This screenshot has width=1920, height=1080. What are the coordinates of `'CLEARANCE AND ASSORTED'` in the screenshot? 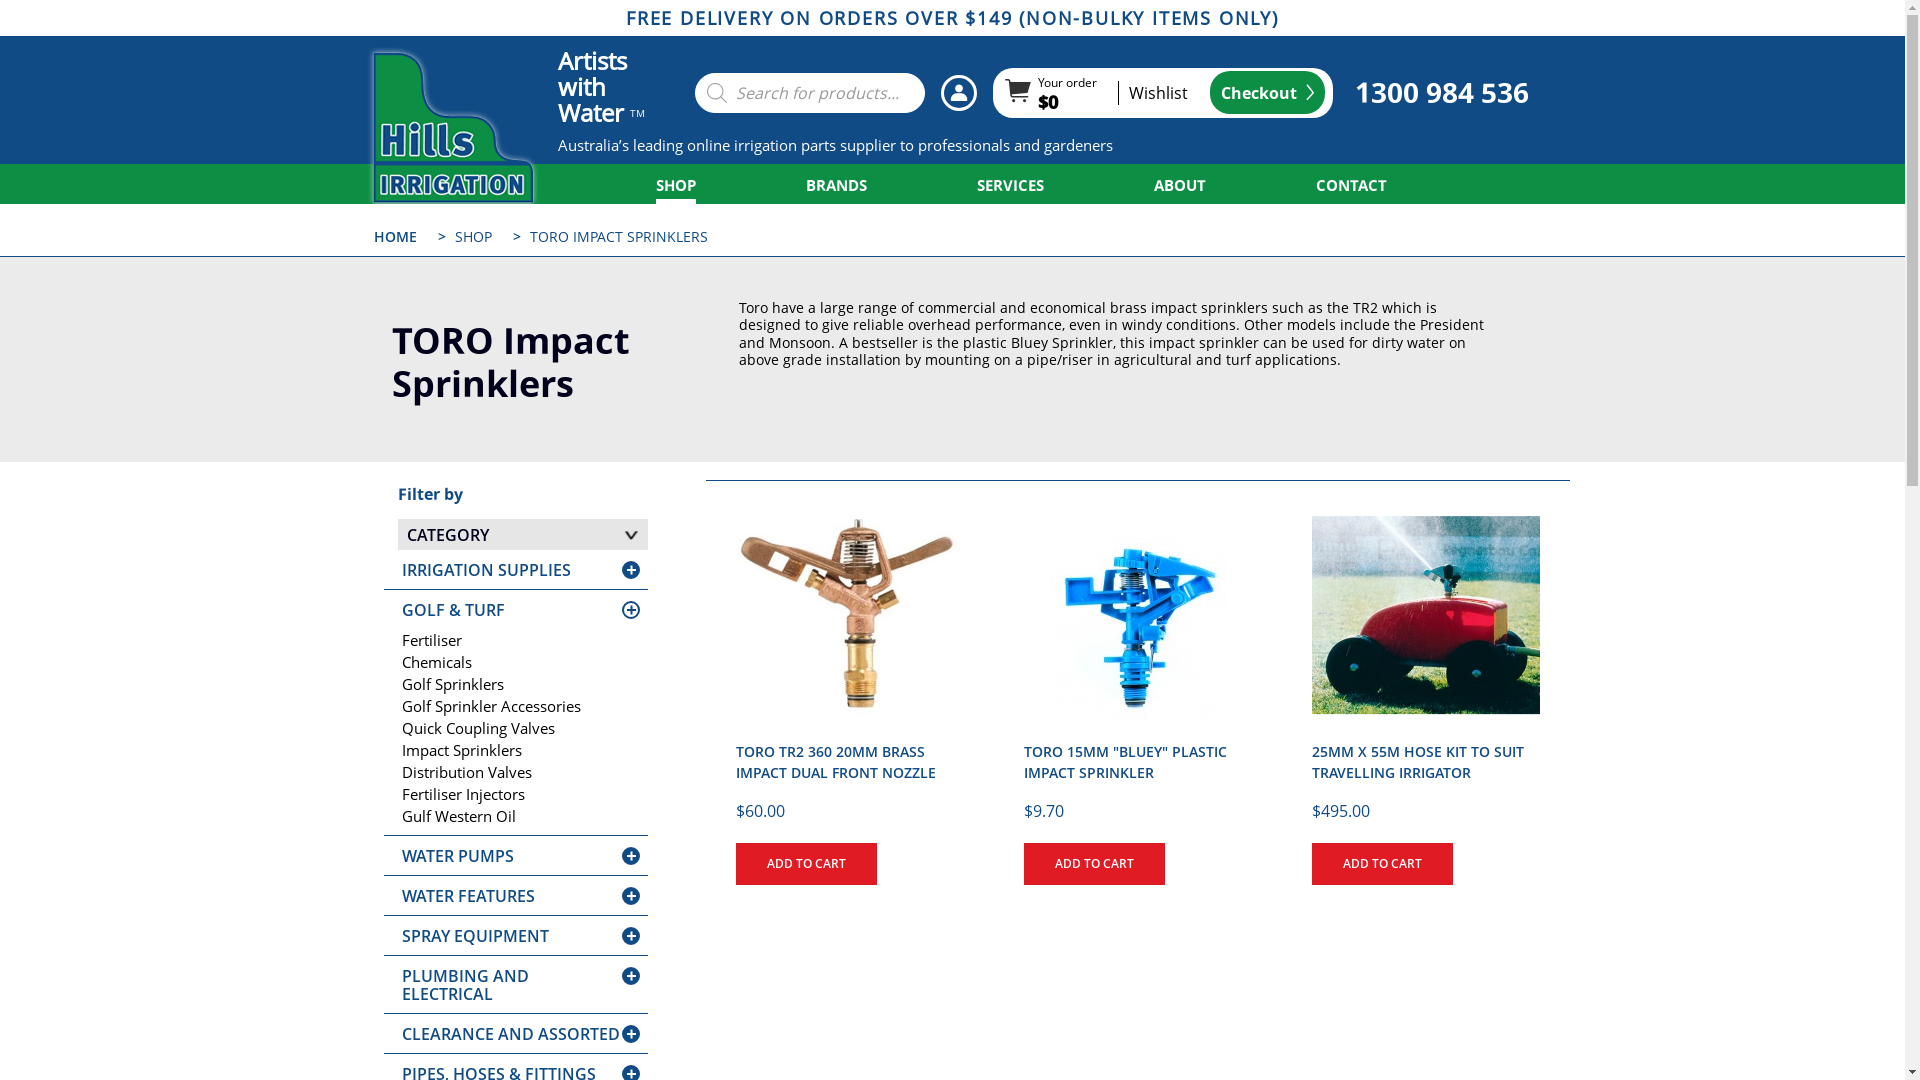 It's located at (510, 1033).